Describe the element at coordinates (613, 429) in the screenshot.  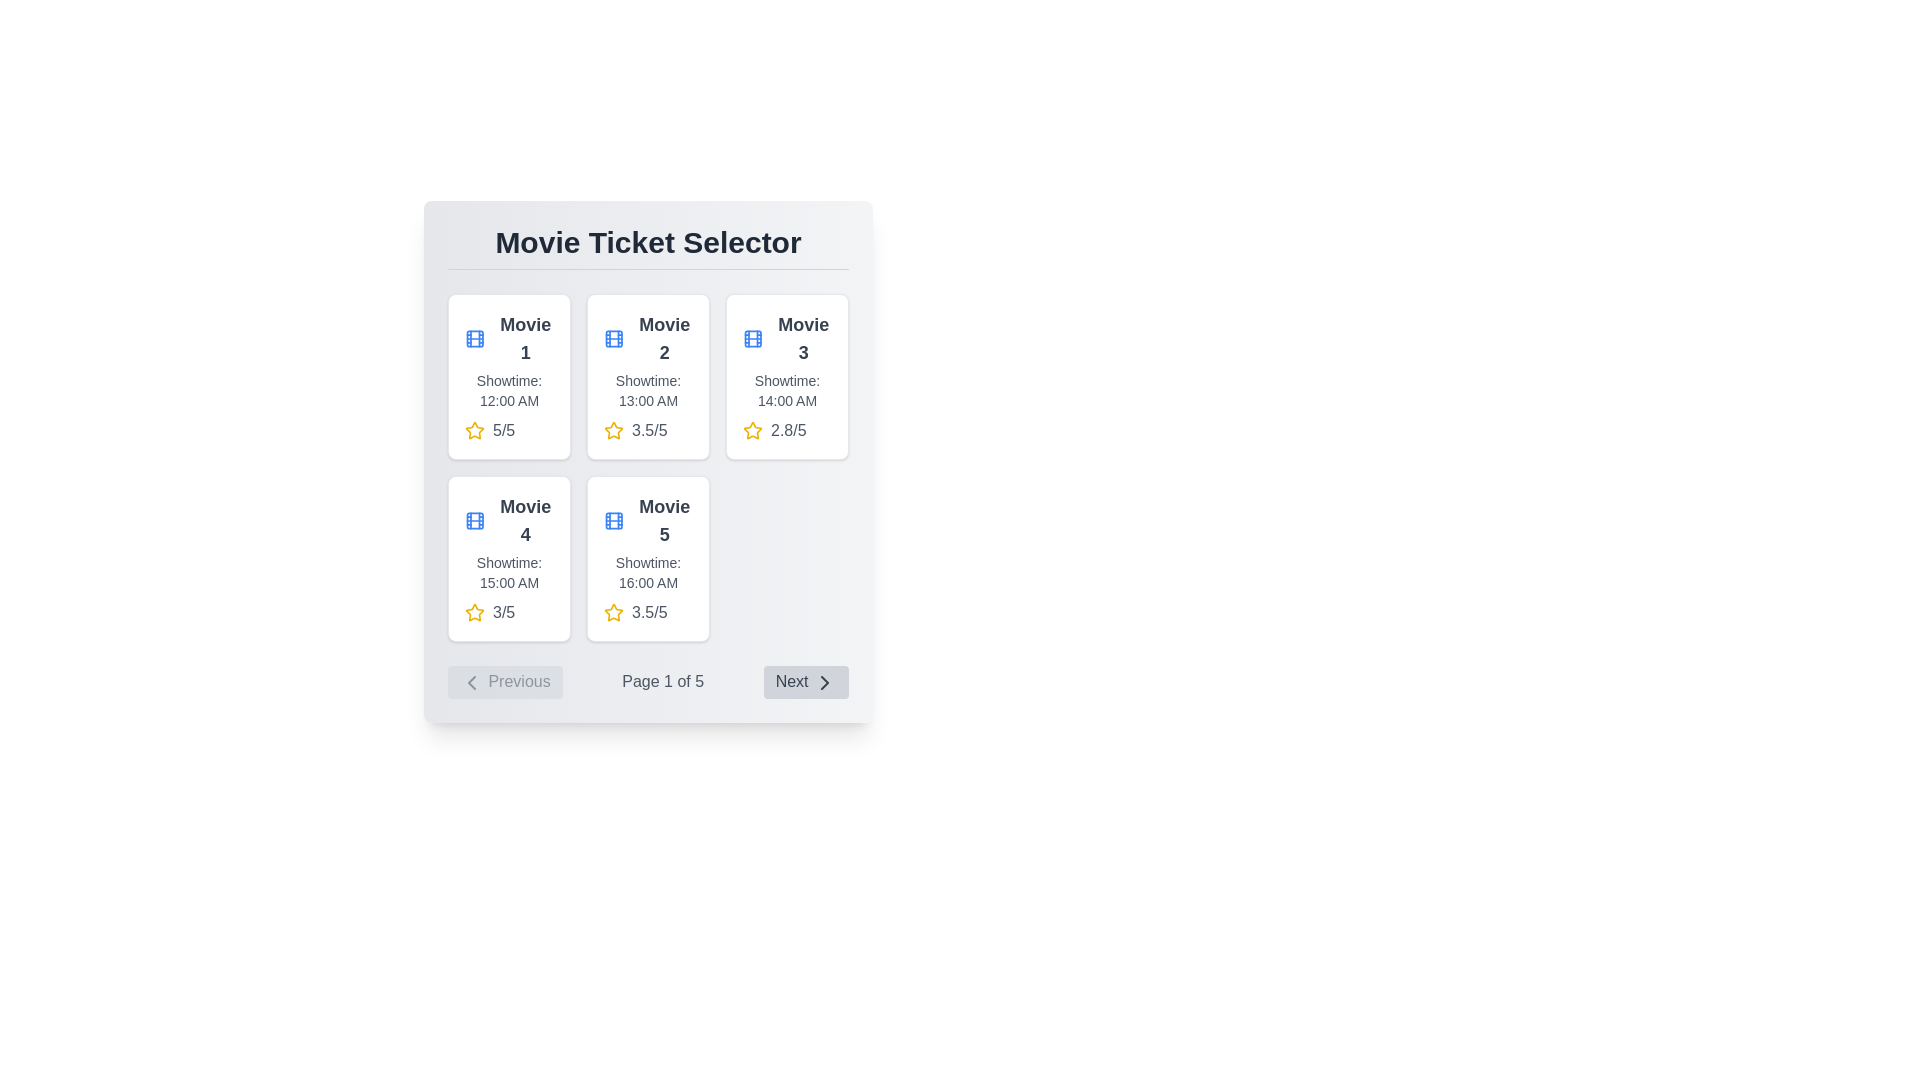
I see `the star icon representing the user rating system located on the second row of the grid in the 'Movie 2' card, positioned below the title and above the text '3.5/5' to rate or interact with it` at that location.